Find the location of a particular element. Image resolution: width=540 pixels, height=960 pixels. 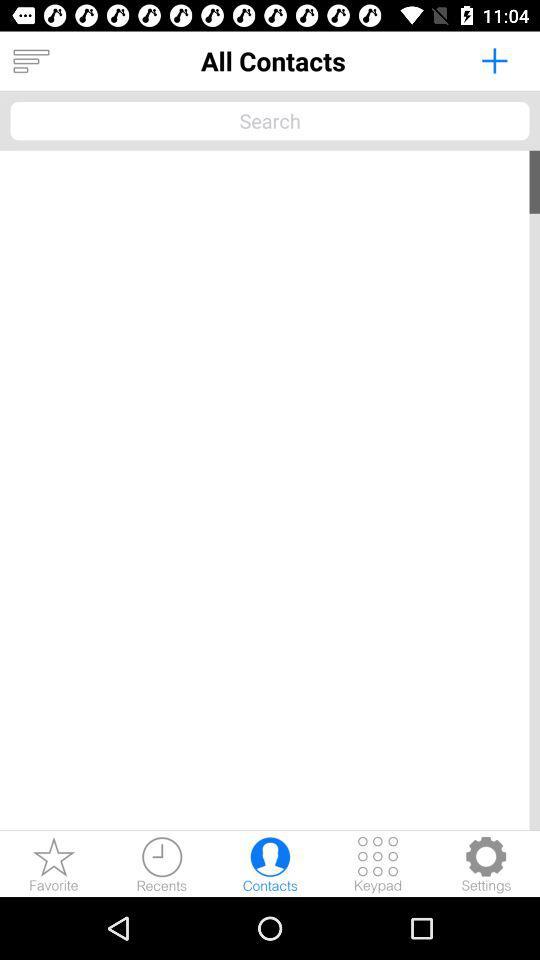

this will bring up your contacts is located at coordinates (270, 863).